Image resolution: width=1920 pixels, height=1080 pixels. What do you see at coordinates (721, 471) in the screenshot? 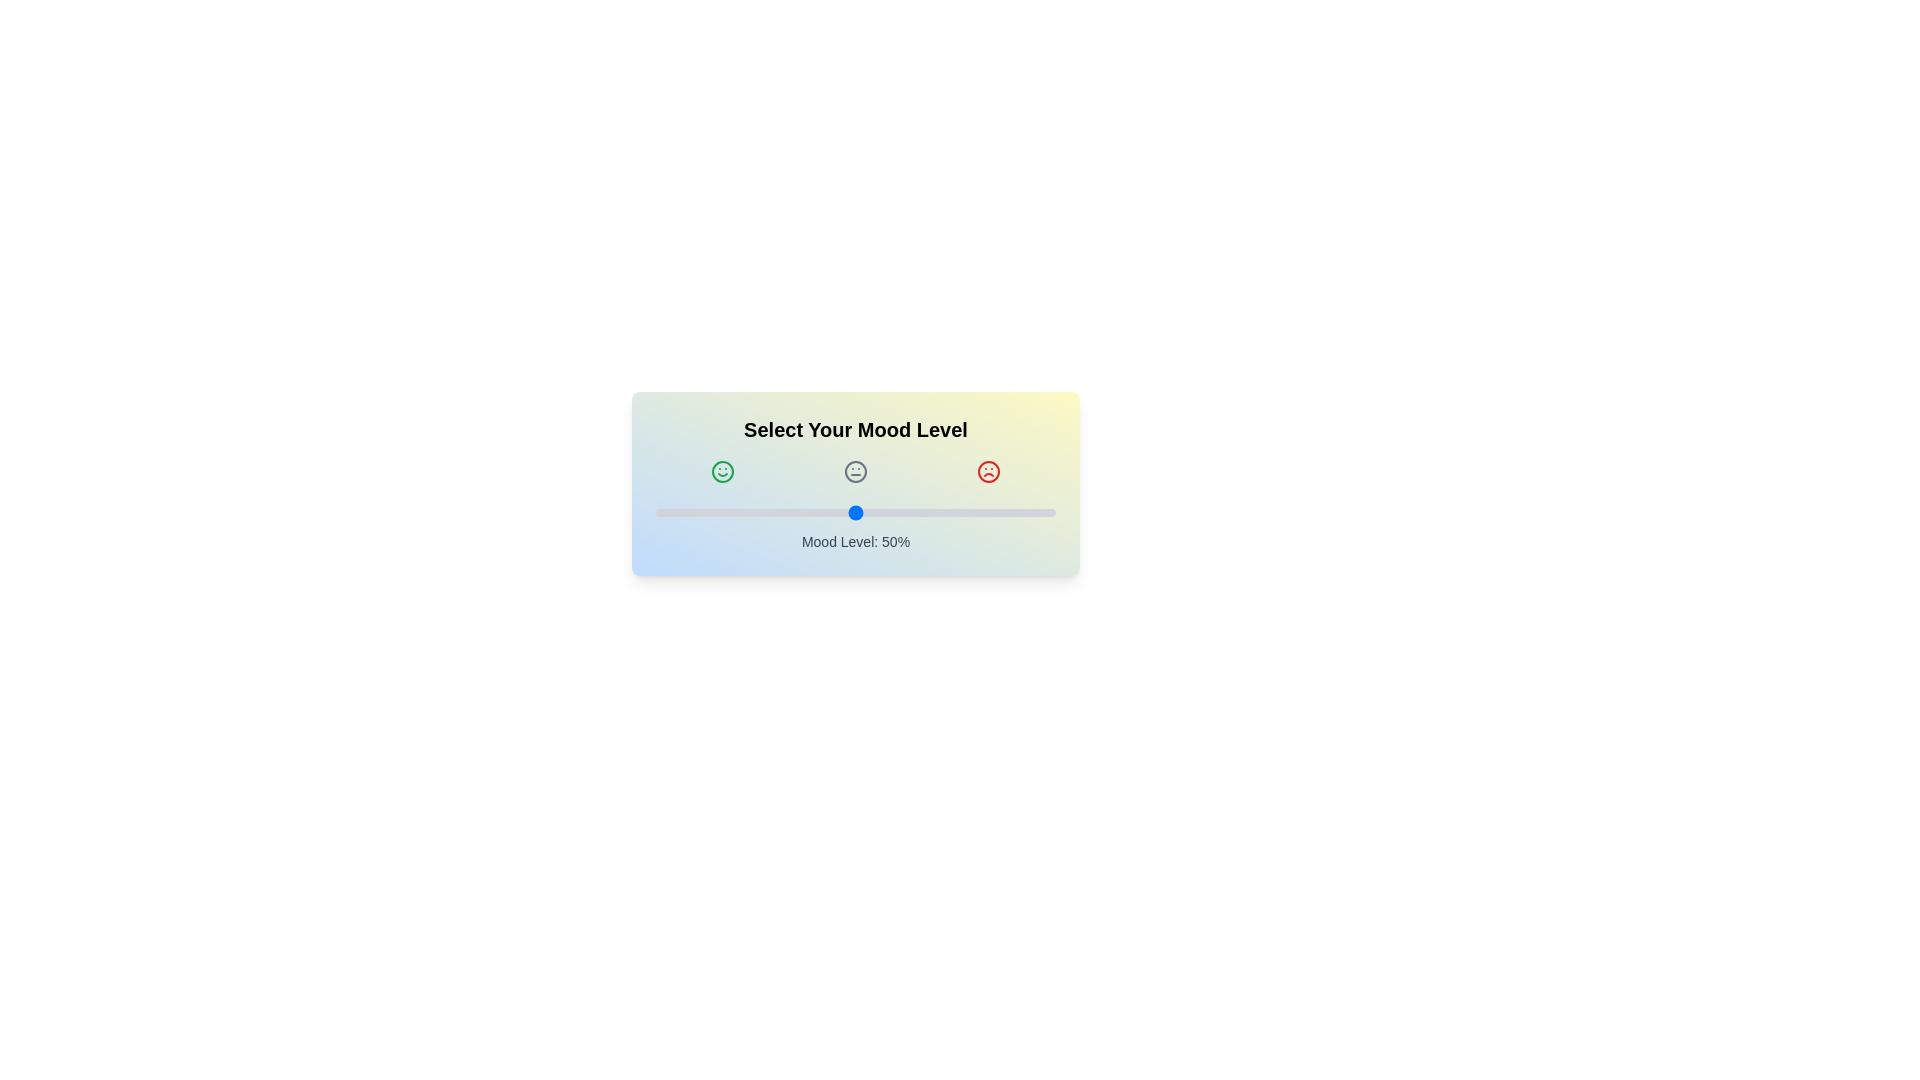
I see `decorative circle element within the smiley face icon, which is part of the SVG graphic located in the first icon of the mood indicators row under the 'Select Your Mood Level' panel` at bounding box center [721, 471].